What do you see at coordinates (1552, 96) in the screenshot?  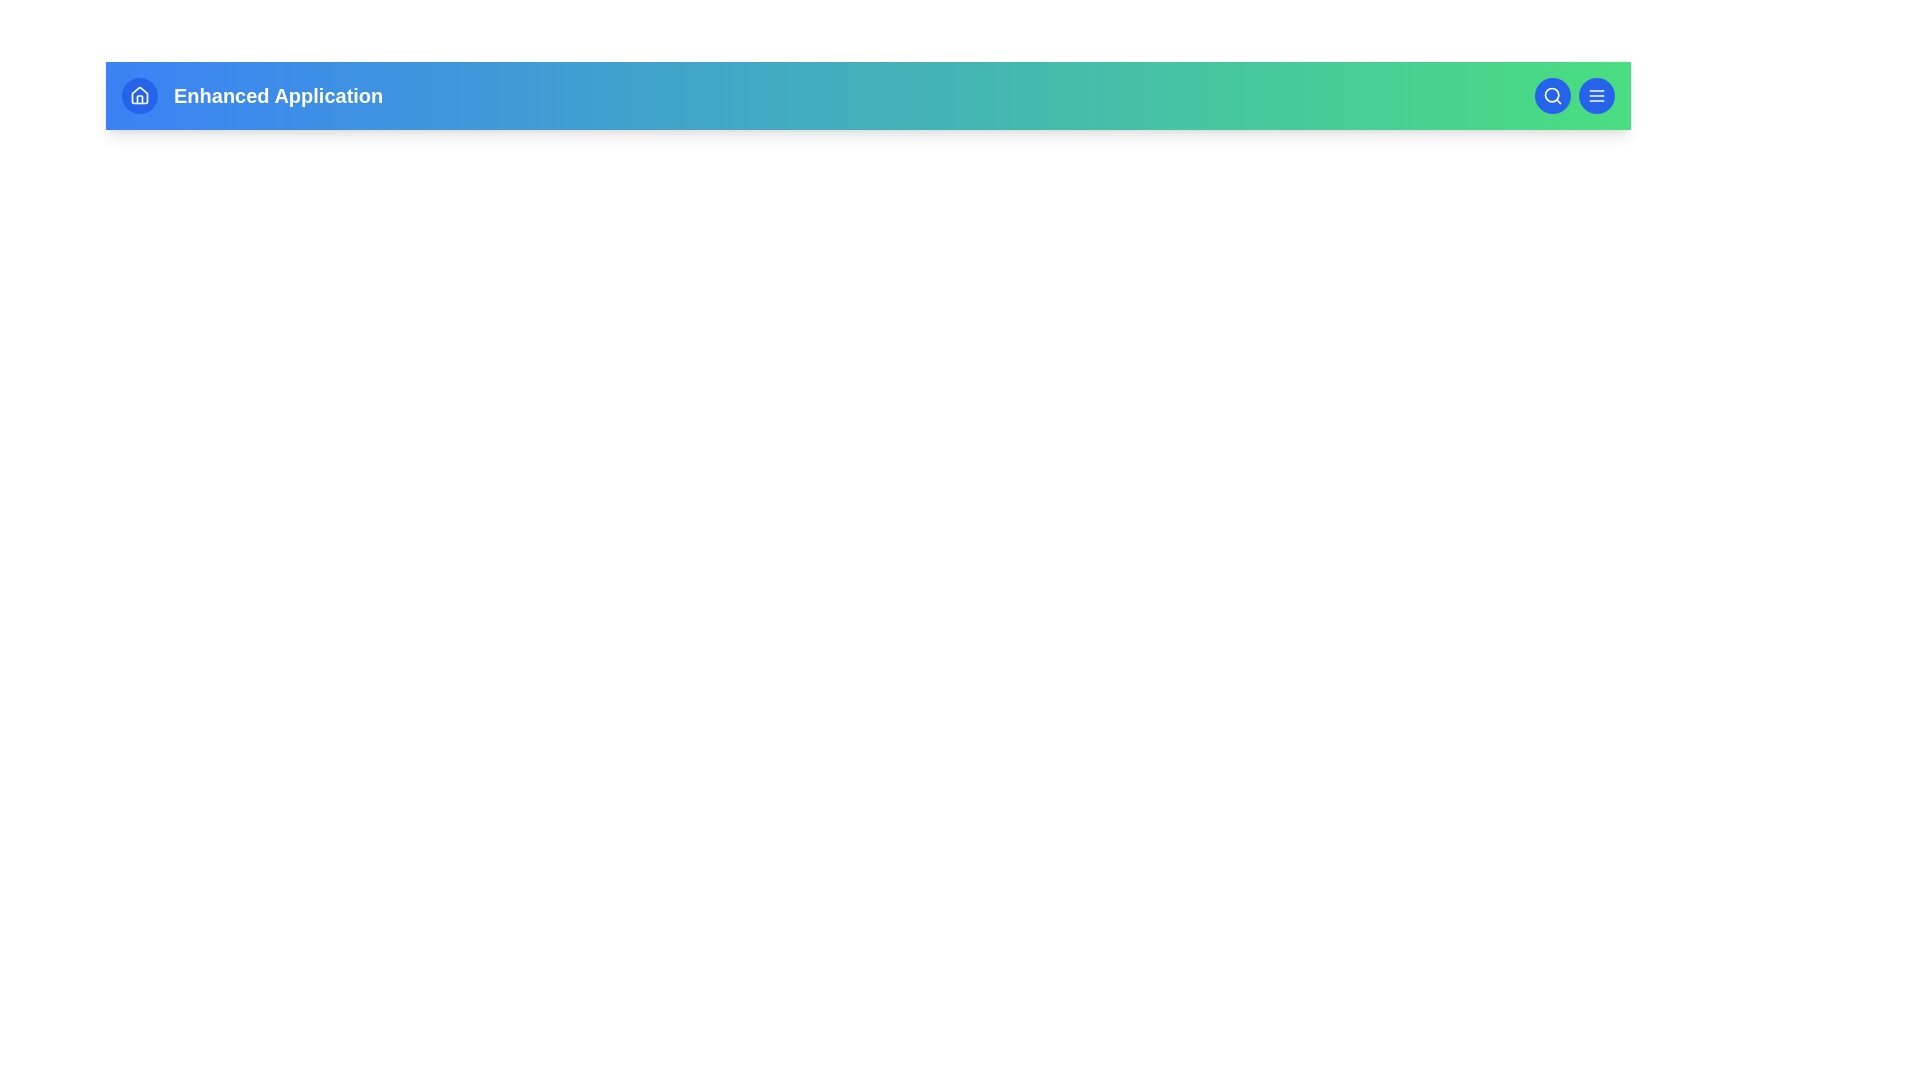 I see `the blue circular button with a magnifying glass icon located near the top right corner of the interface to initiate a search` at bounding box center [1552, 96].